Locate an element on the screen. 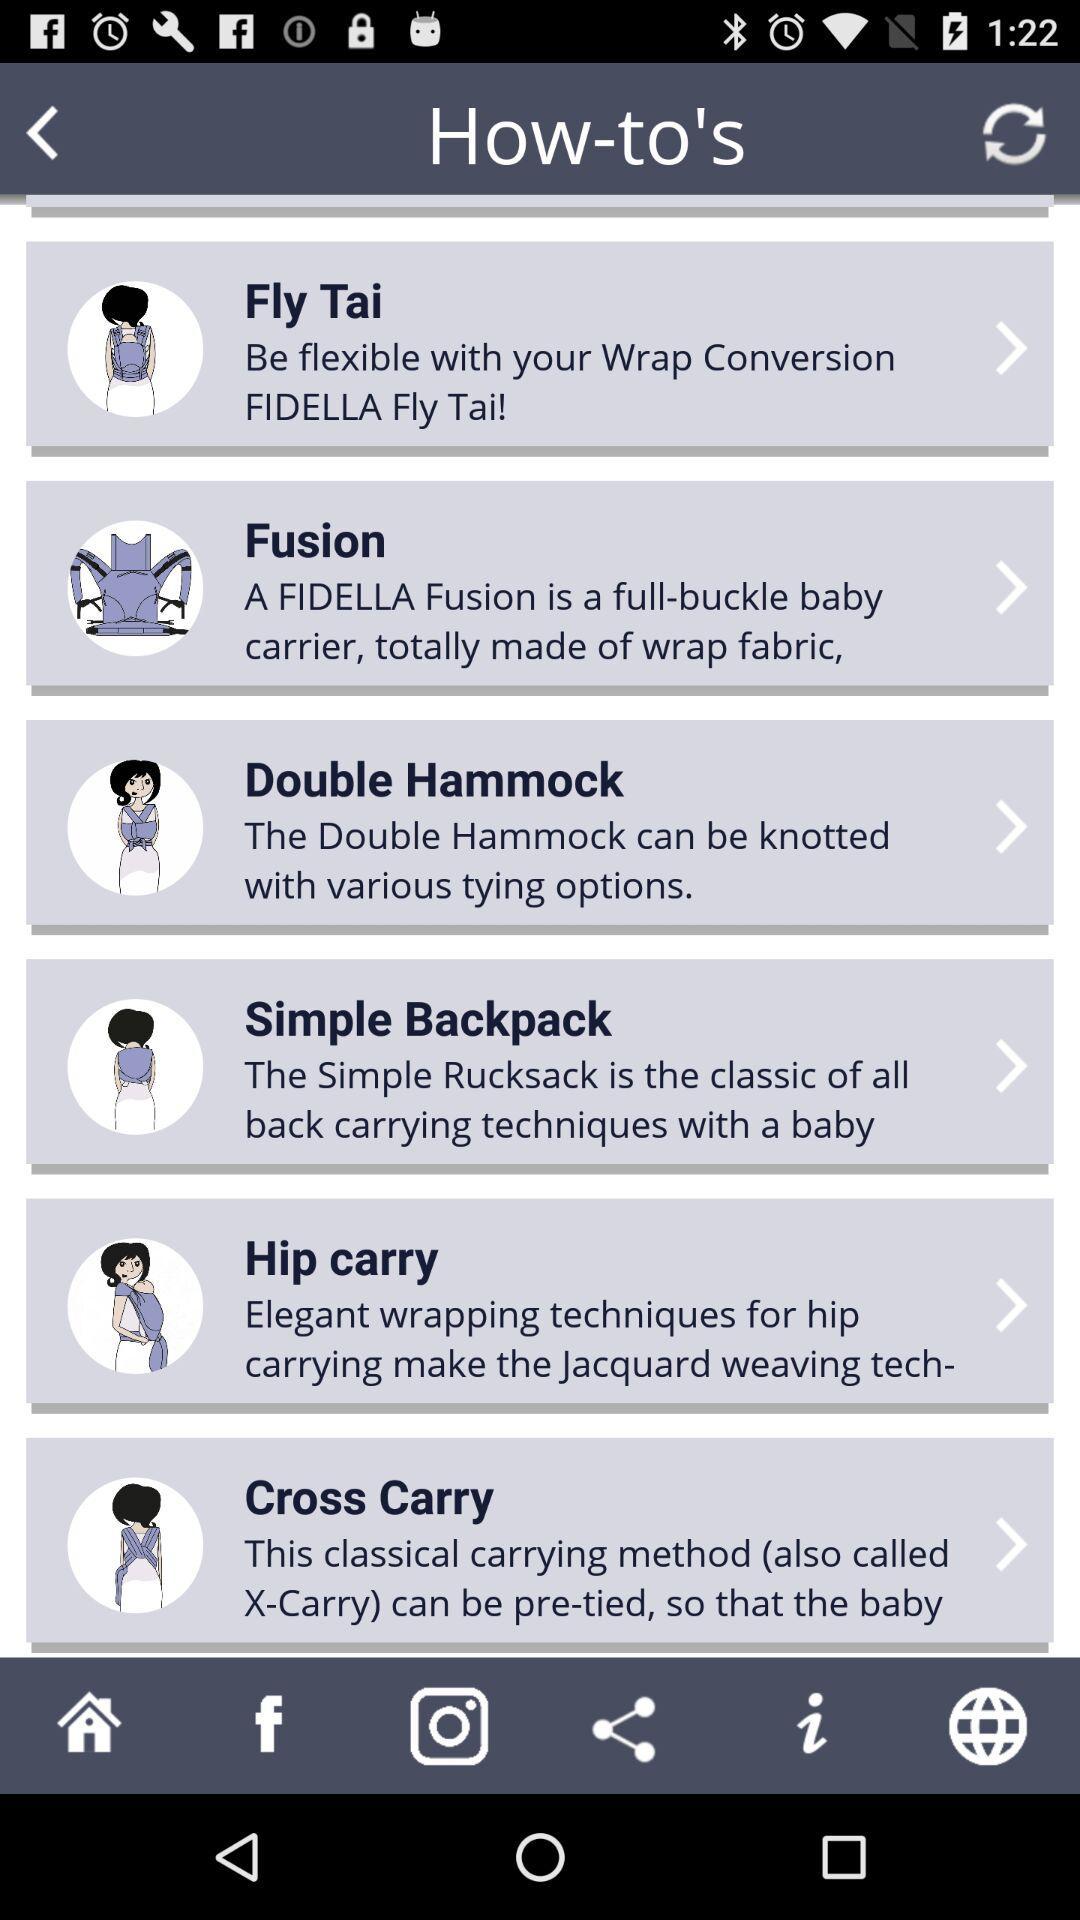  instagram option is located at coordinates (450, 1724).